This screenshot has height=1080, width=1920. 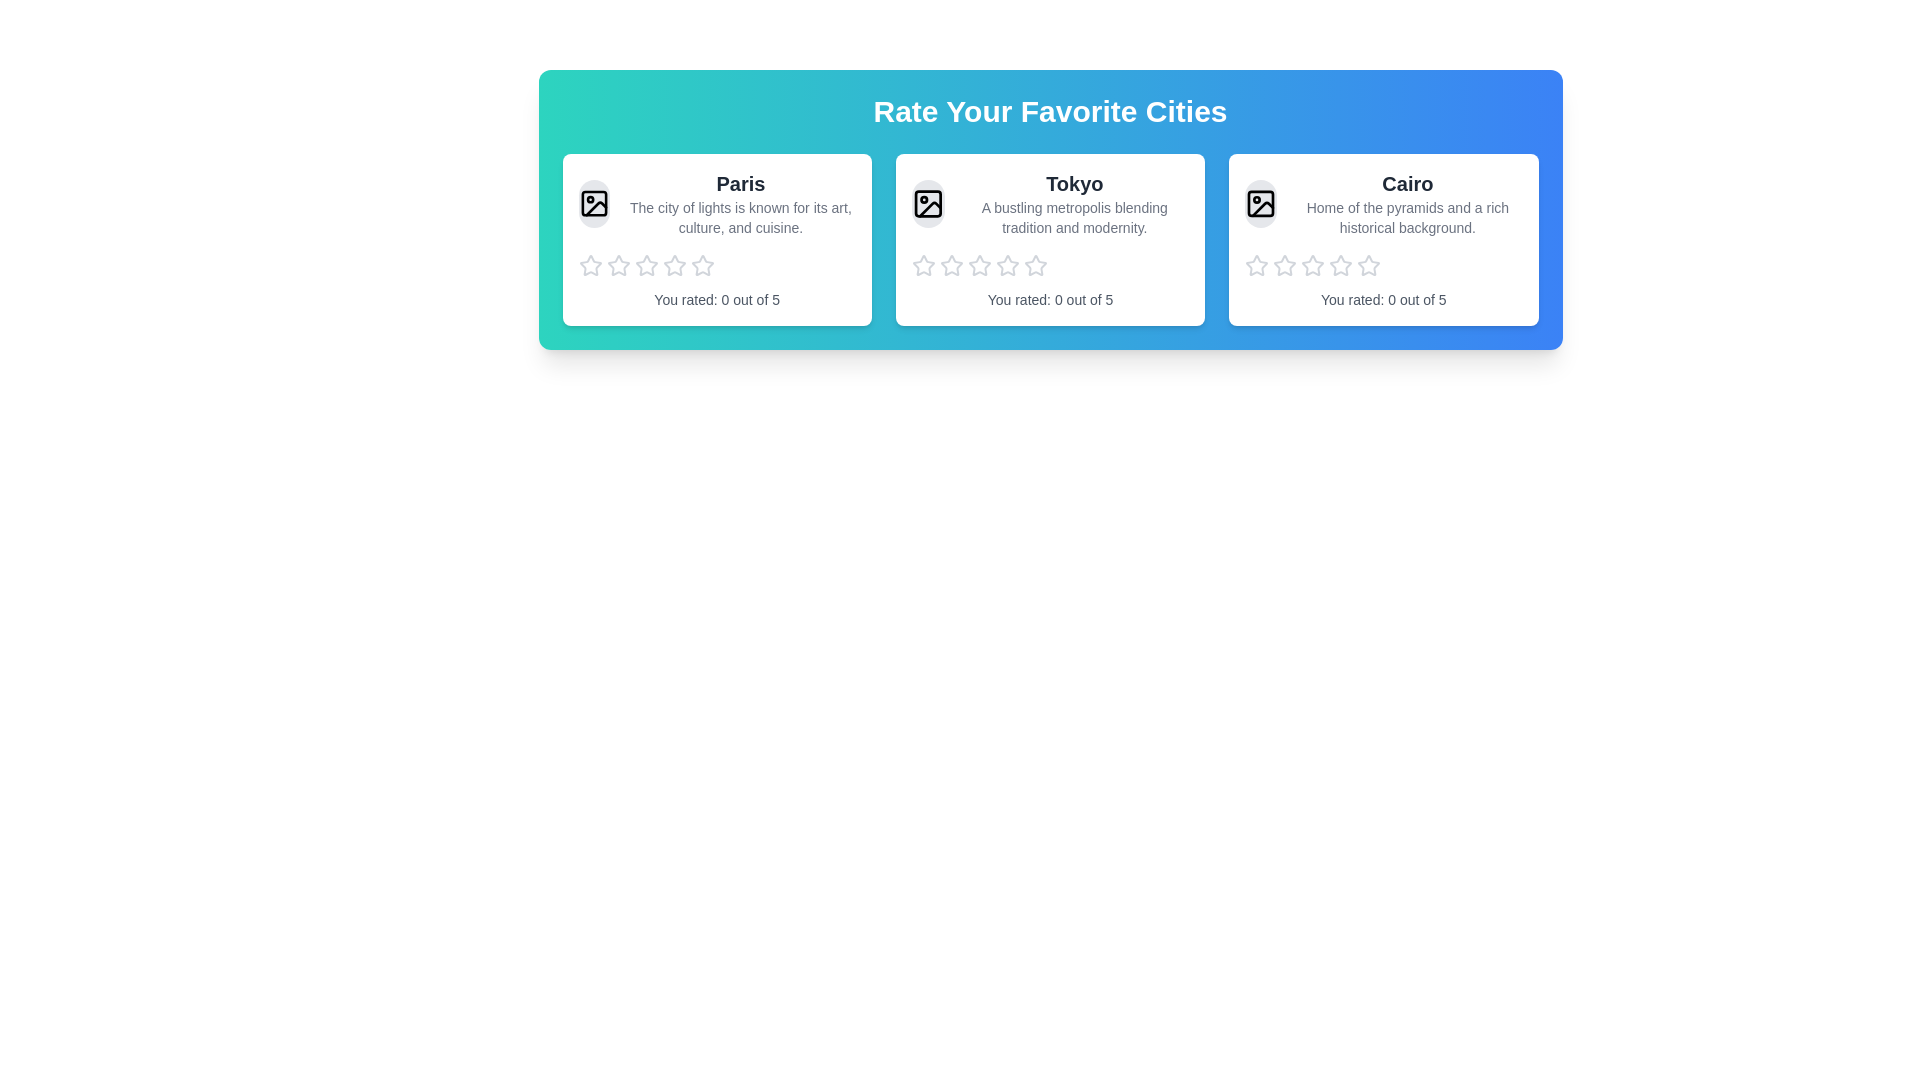 I want to click on text content of the Text block that describes the city 'Cairo', located in the upper portion of the rightmost card beneath an outlined image placeholder, so click(x=1382, y=204).